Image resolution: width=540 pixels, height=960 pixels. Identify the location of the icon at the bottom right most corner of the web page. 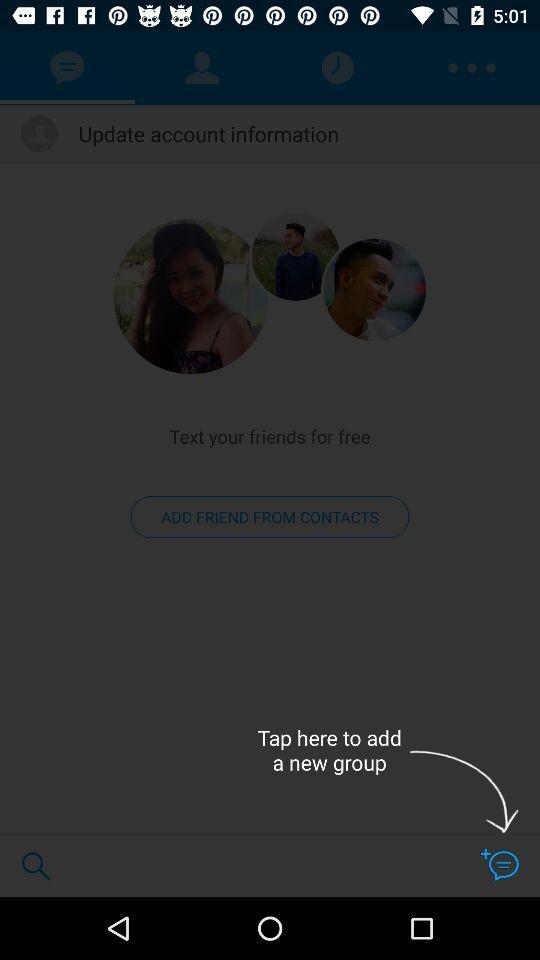
(498, 864).